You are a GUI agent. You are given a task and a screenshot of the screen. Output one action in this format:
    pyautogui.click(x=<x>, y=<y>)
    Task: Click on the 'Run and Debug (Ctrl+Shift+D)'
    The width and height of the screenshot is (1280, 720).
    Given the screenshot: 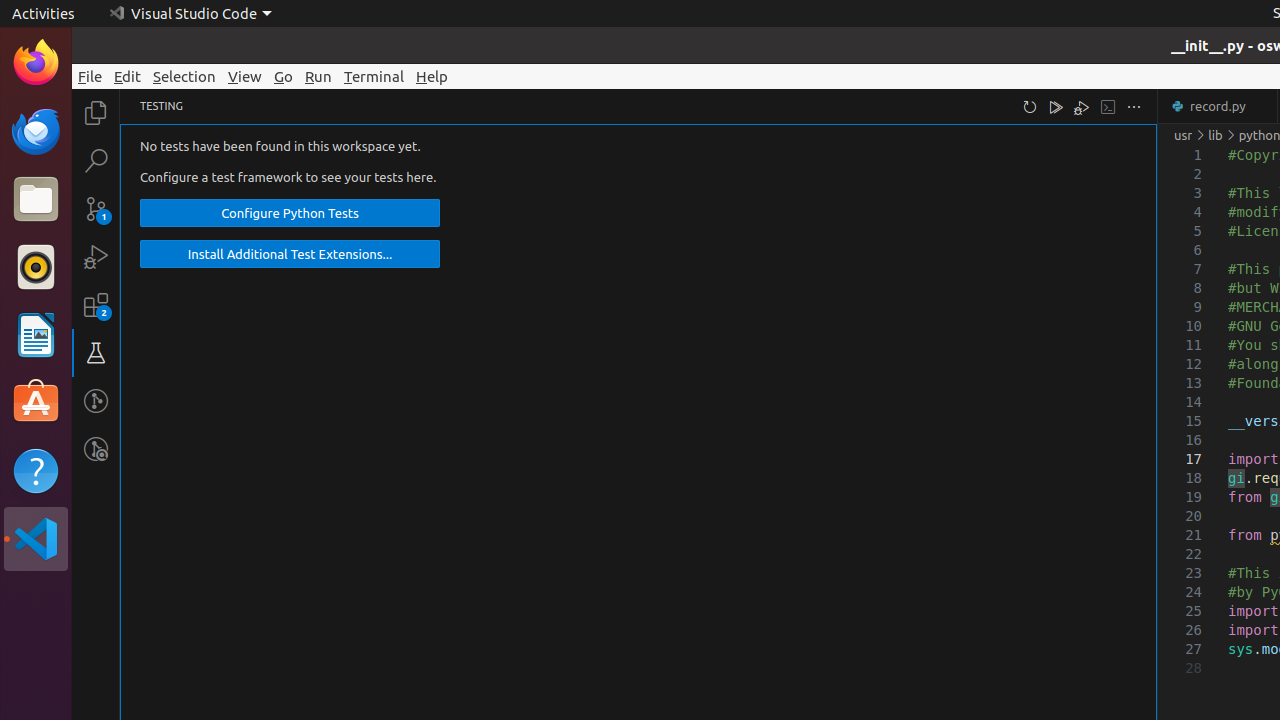 What is the action you would take?
    pyautogui.click(x=95, y=255)
    